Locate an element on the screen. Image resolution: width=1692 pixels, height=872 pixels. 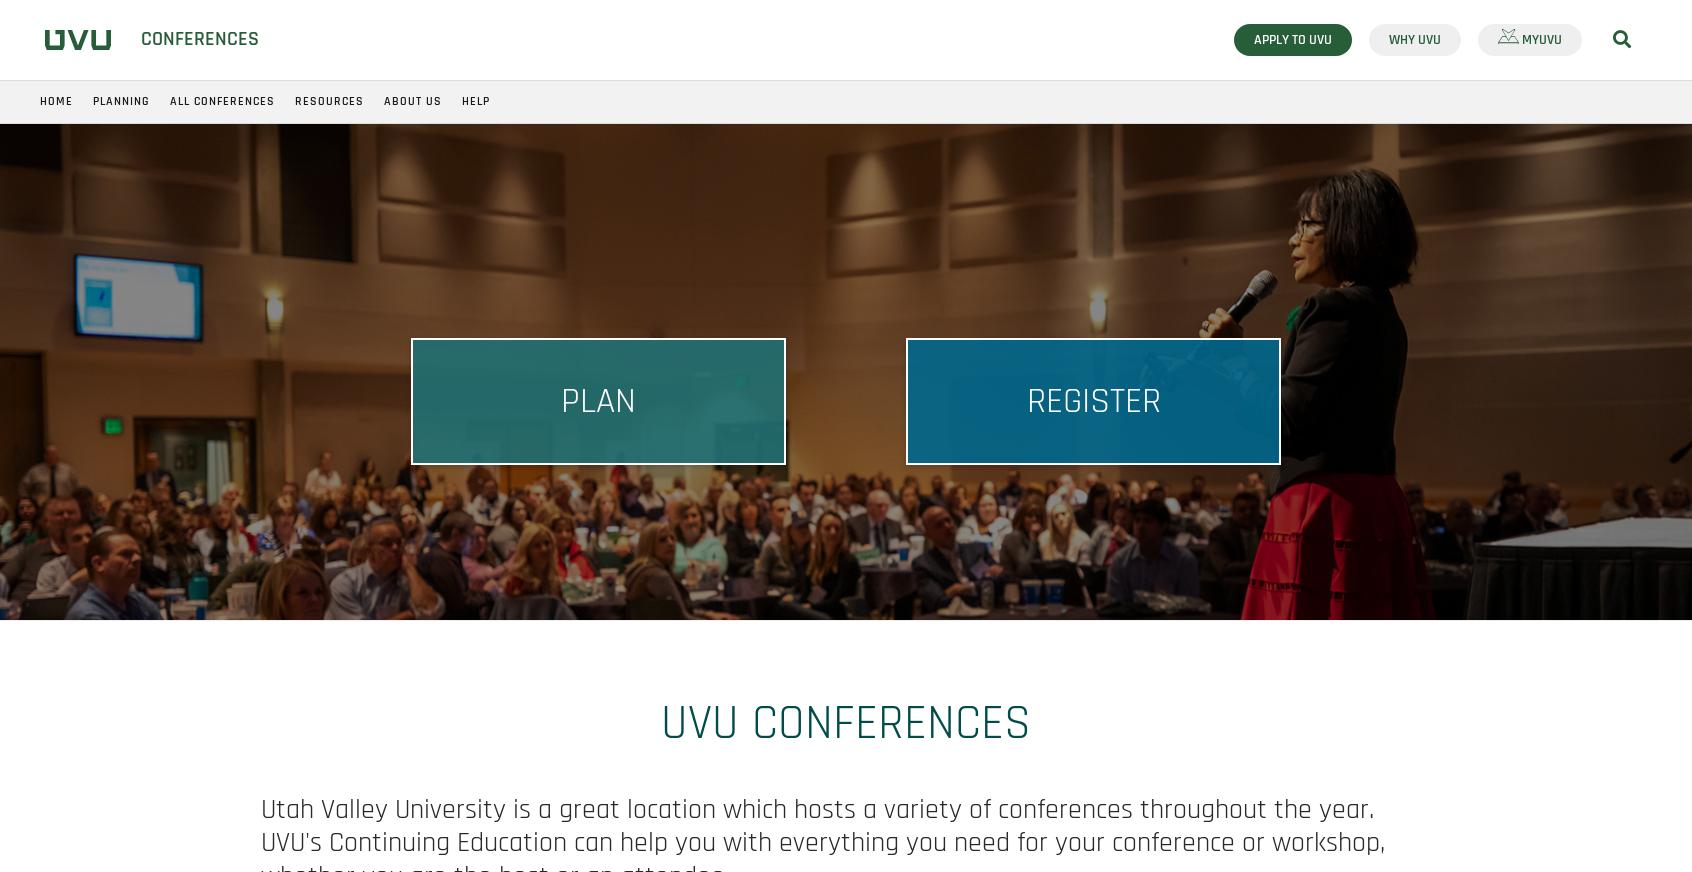
'Conferences' is located at coordinates (140, 37).